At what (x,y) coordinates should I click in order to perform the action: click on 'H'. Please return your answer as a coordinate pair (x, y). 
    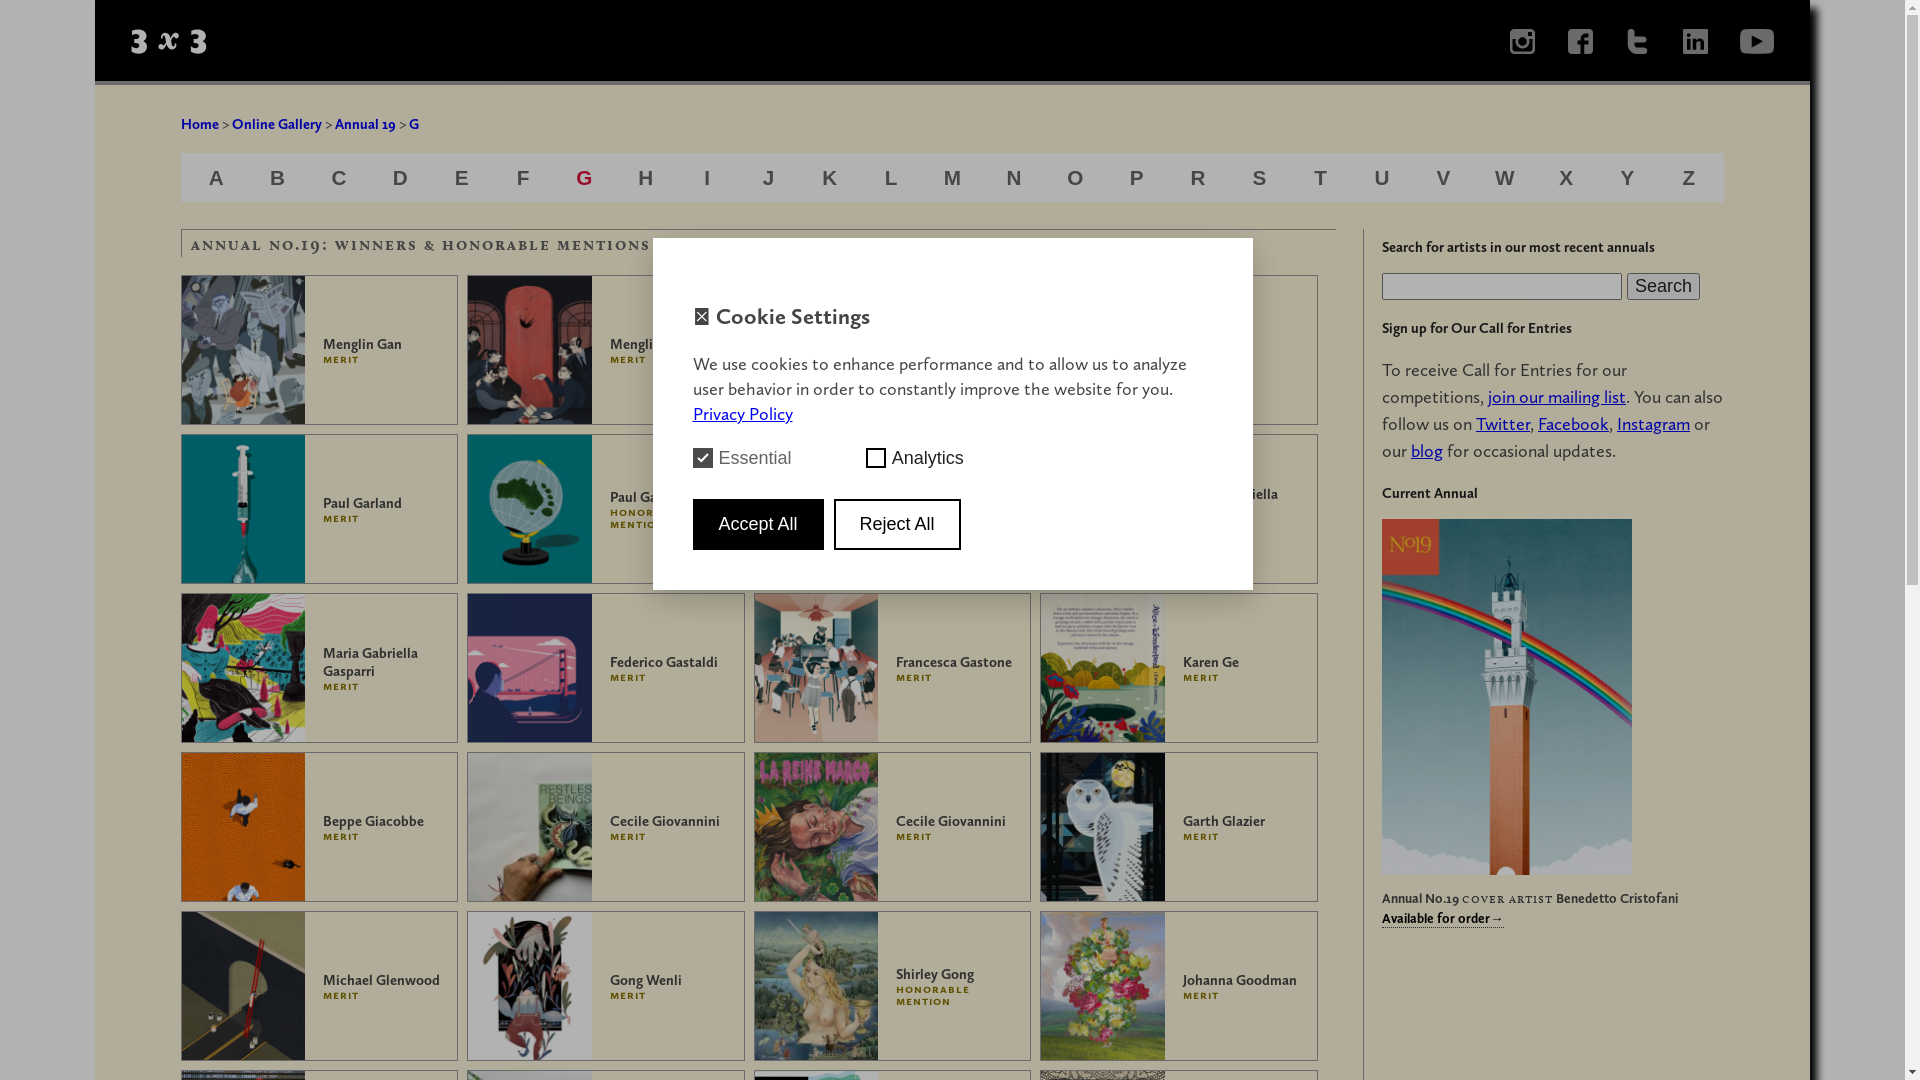
    Looking at the image, I should click on (645, 176).